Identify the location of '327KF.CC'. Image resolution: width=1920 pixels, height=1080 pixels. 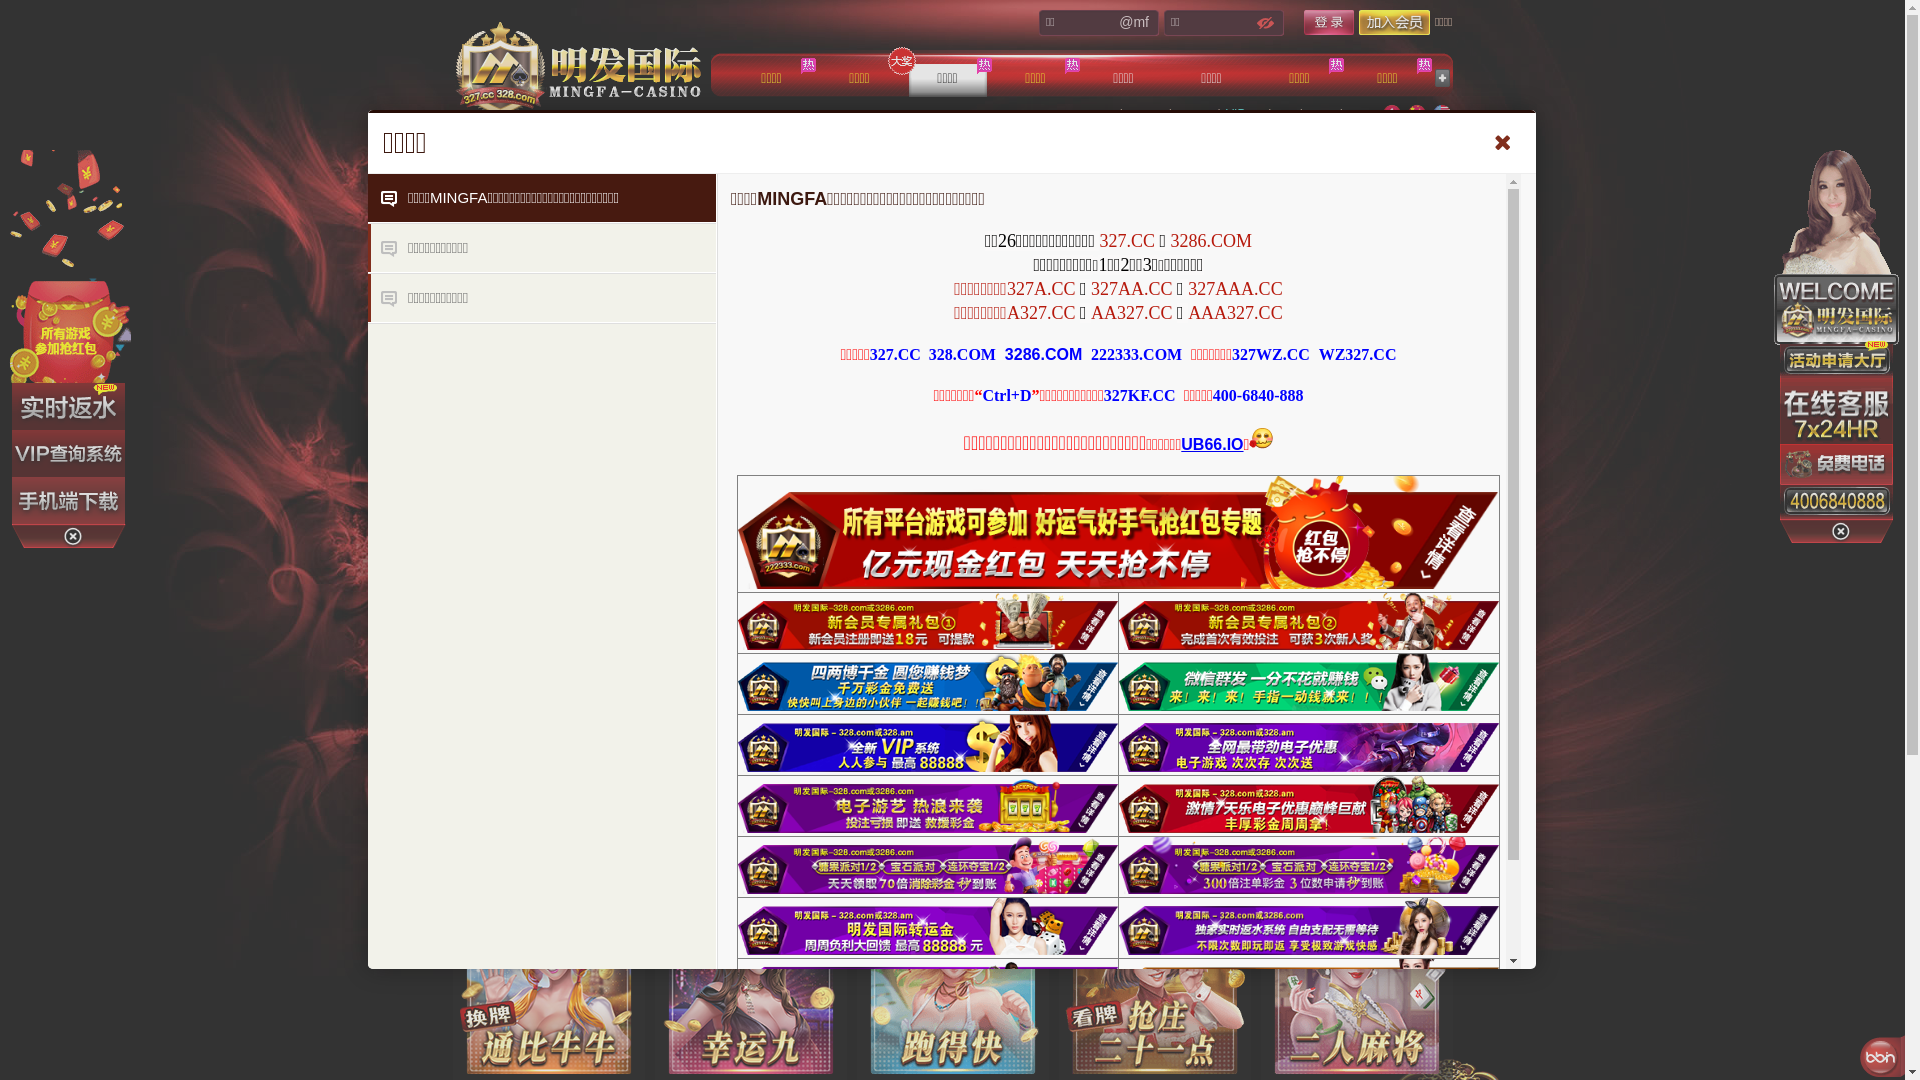
(1140, 395).